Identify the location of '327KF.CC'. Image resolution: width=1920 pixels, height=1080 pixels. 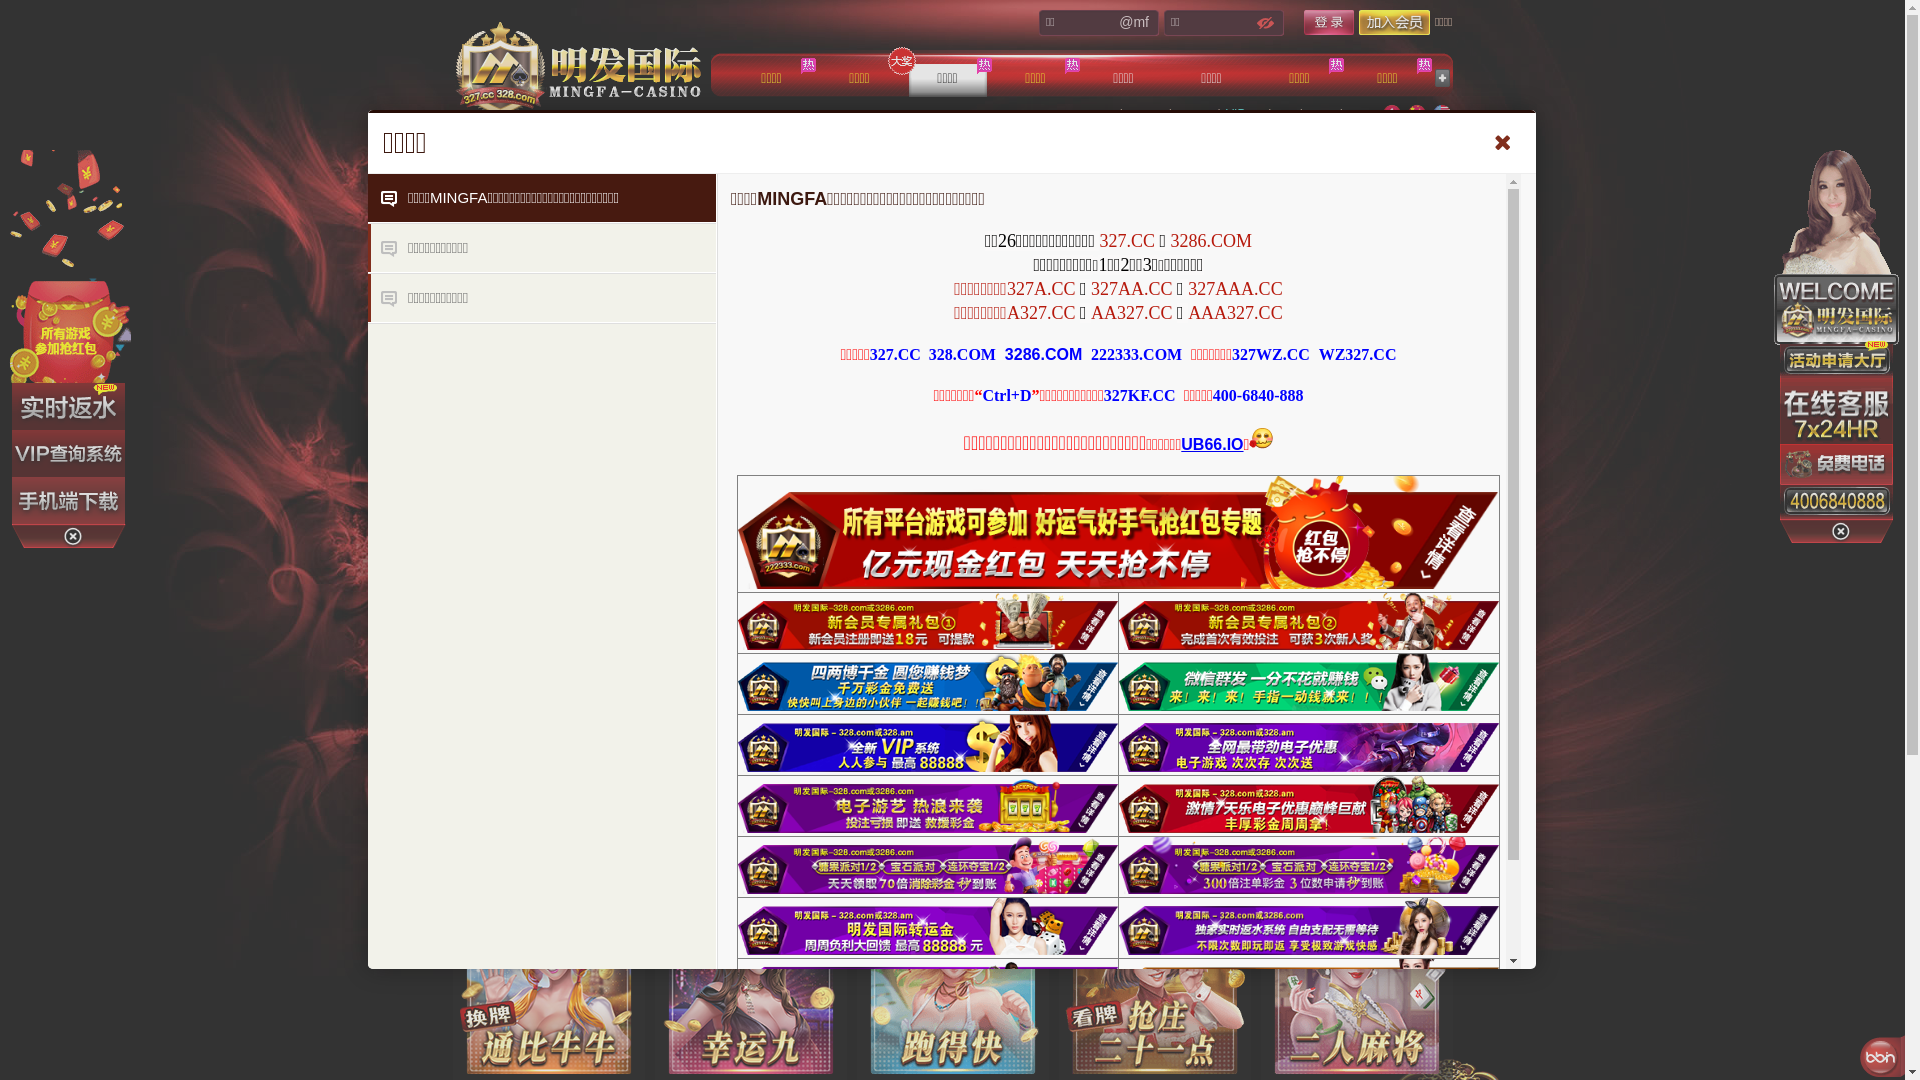
(1140, 395).